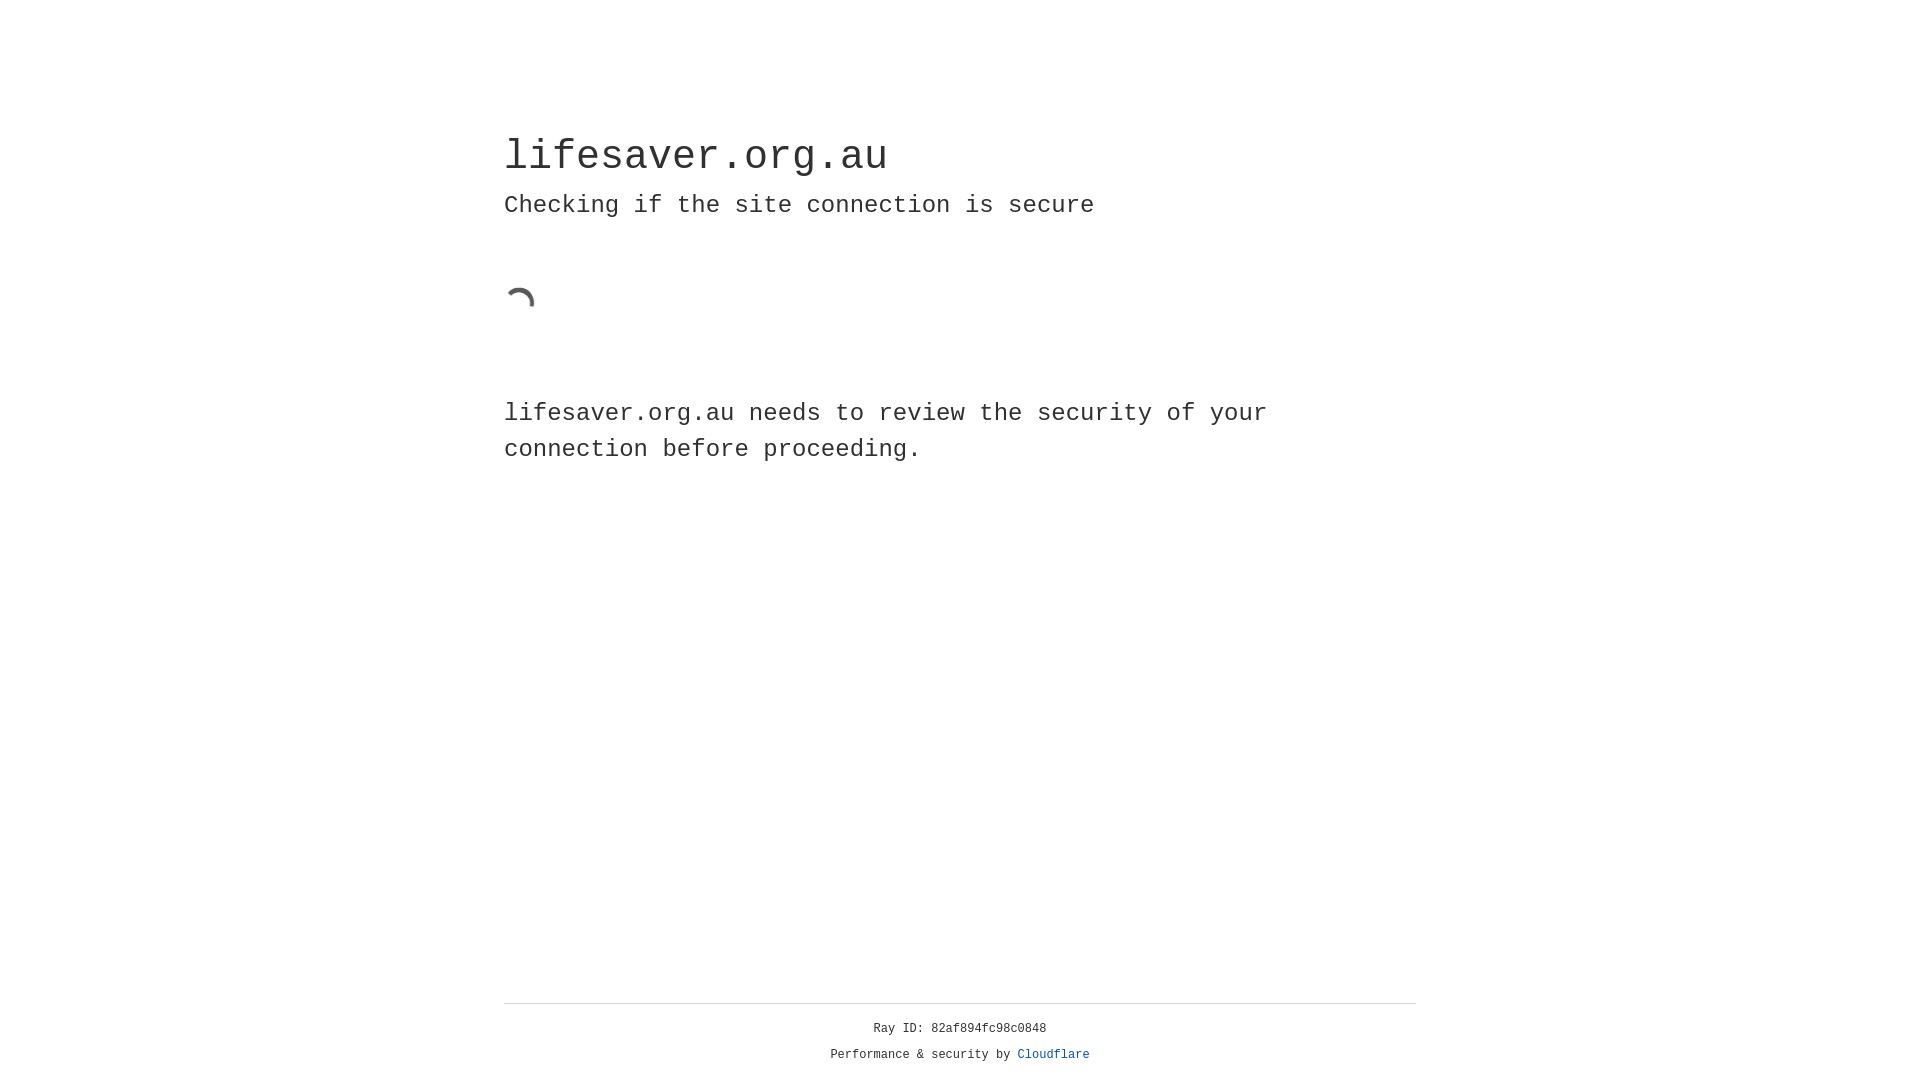 The image size is (1920, 1080). What do you see at coordinates (1053, 1054) in the screenshot?
I see `'Cloudflare'` at bounding box center [1053, 1054].